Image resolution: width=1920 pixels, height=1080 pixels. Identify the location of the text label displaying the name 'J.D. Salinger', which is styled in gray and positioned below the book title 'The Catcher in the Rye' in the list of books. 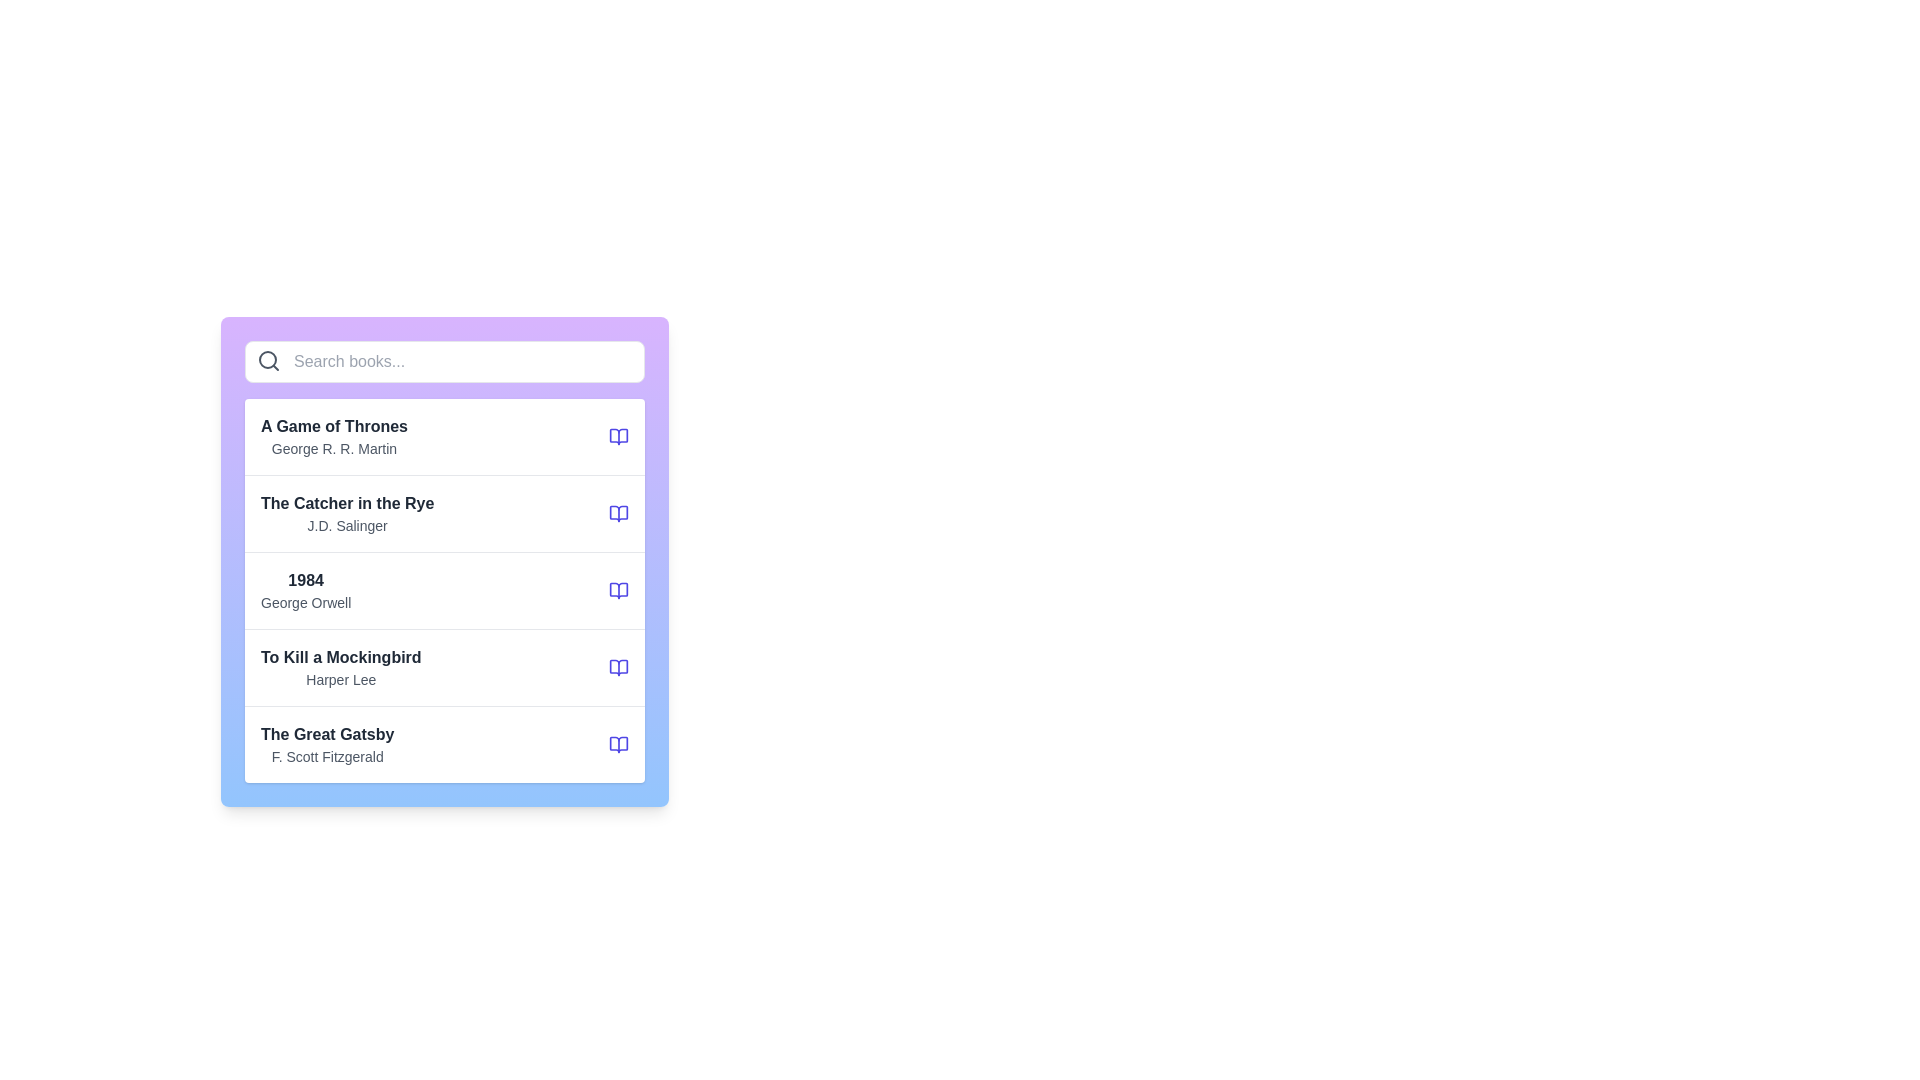
(347, 524).